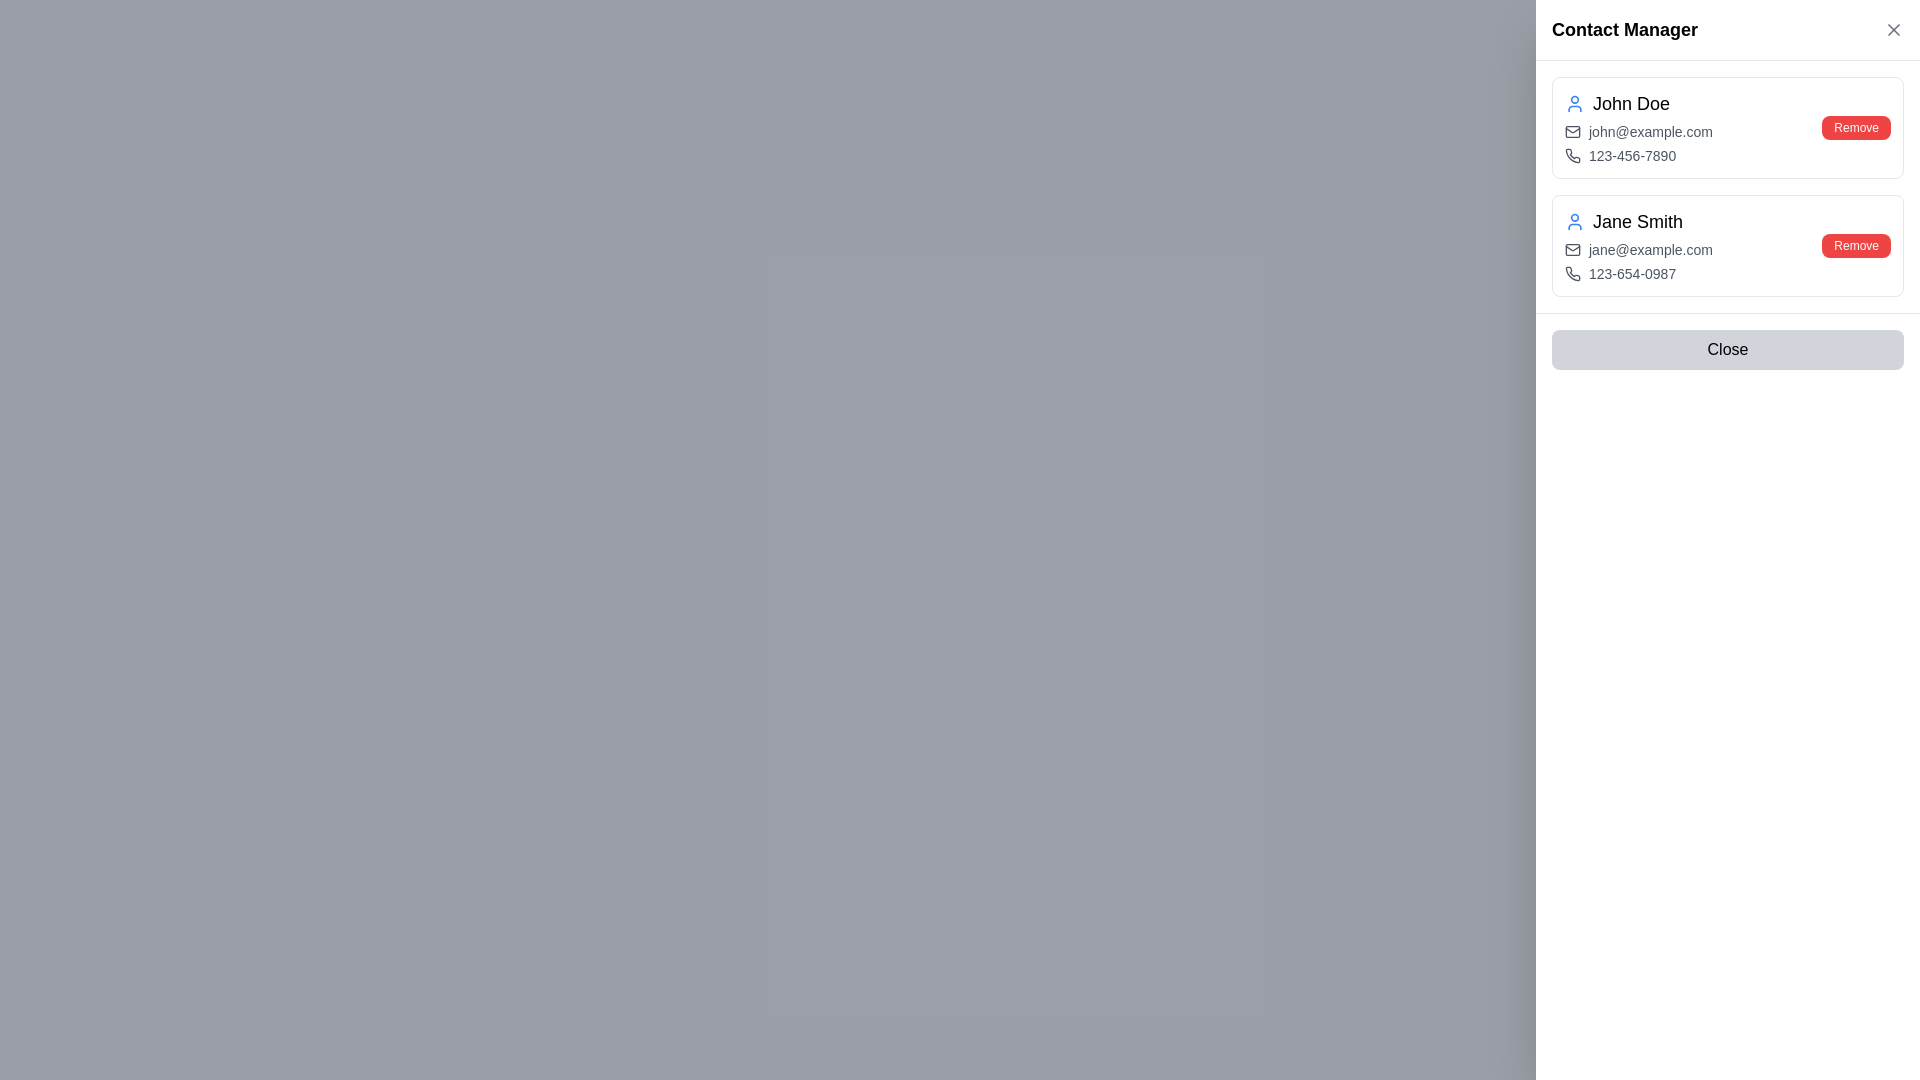 Image resolution: width=1920 pixels, height=1080 pixels. Describe the element at coordinates (1573, 104) in the screenshot. I see `the profile icon representing the user 'John Doe'` at that location.